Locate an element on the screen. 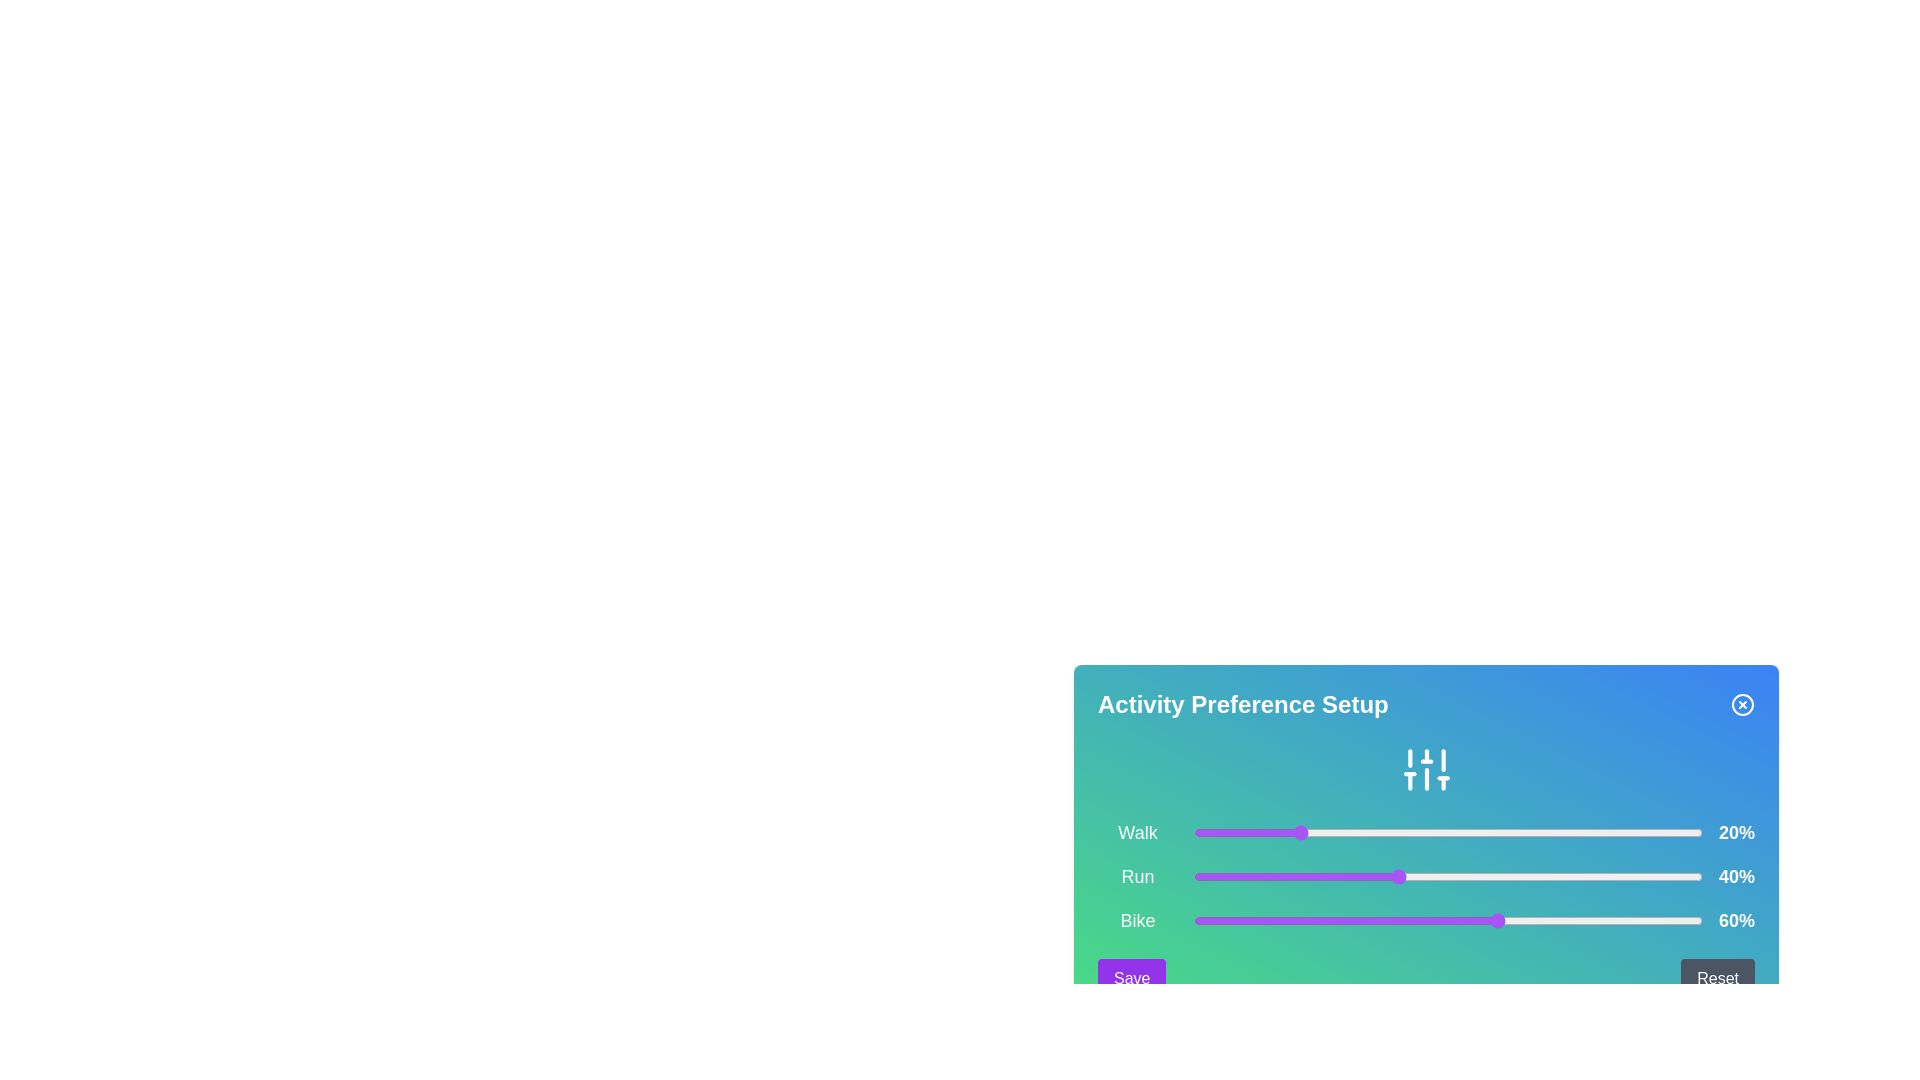 The height and width of the screenshot is (1080, 1920). the slider for 0 to 48% is located at coordinates (1436, 833).